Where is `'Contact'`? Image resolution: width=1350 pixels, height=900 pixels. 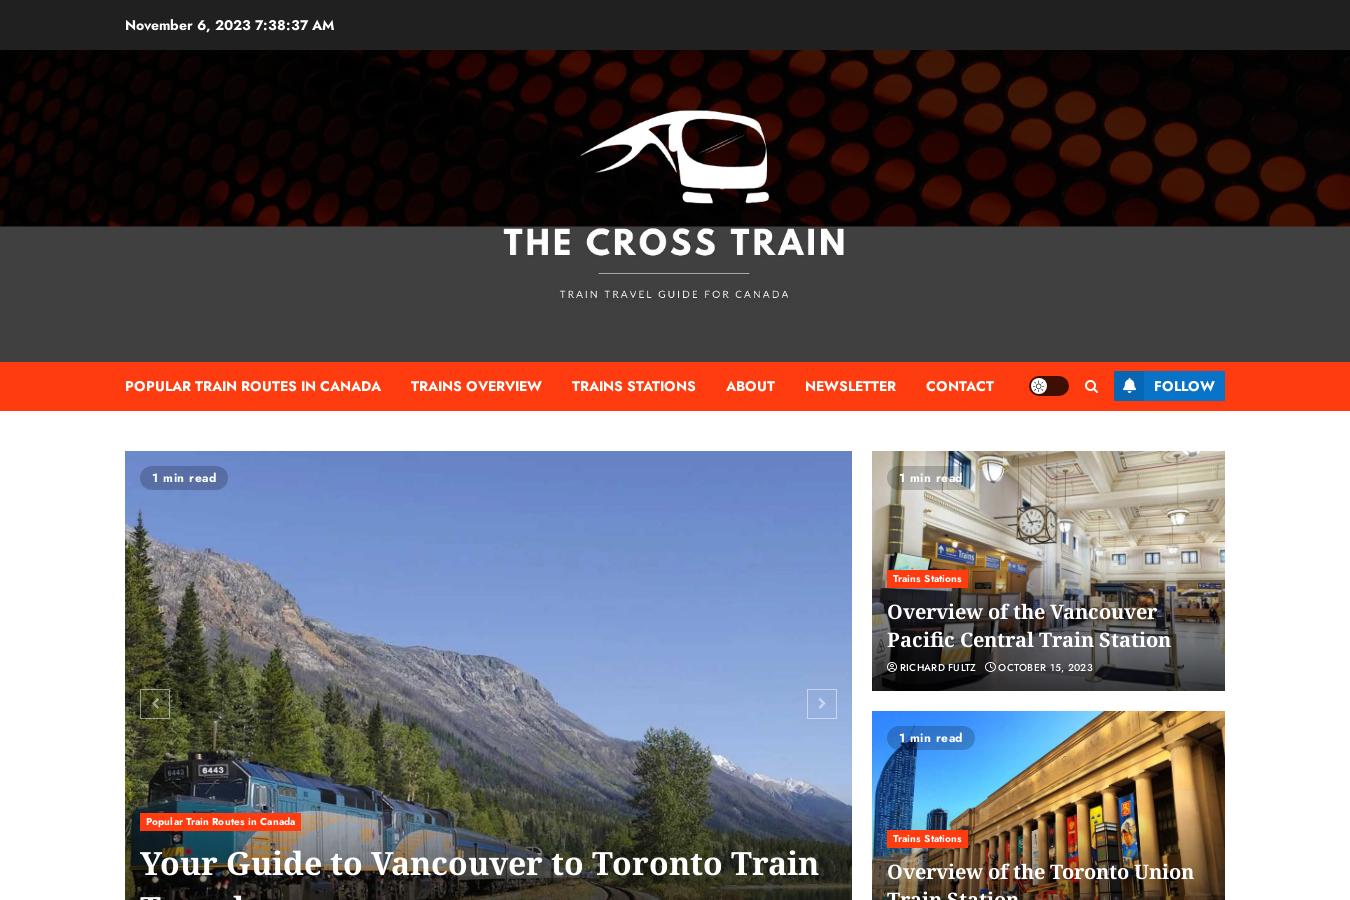
'Contact' is located at coordinates (924, 385).